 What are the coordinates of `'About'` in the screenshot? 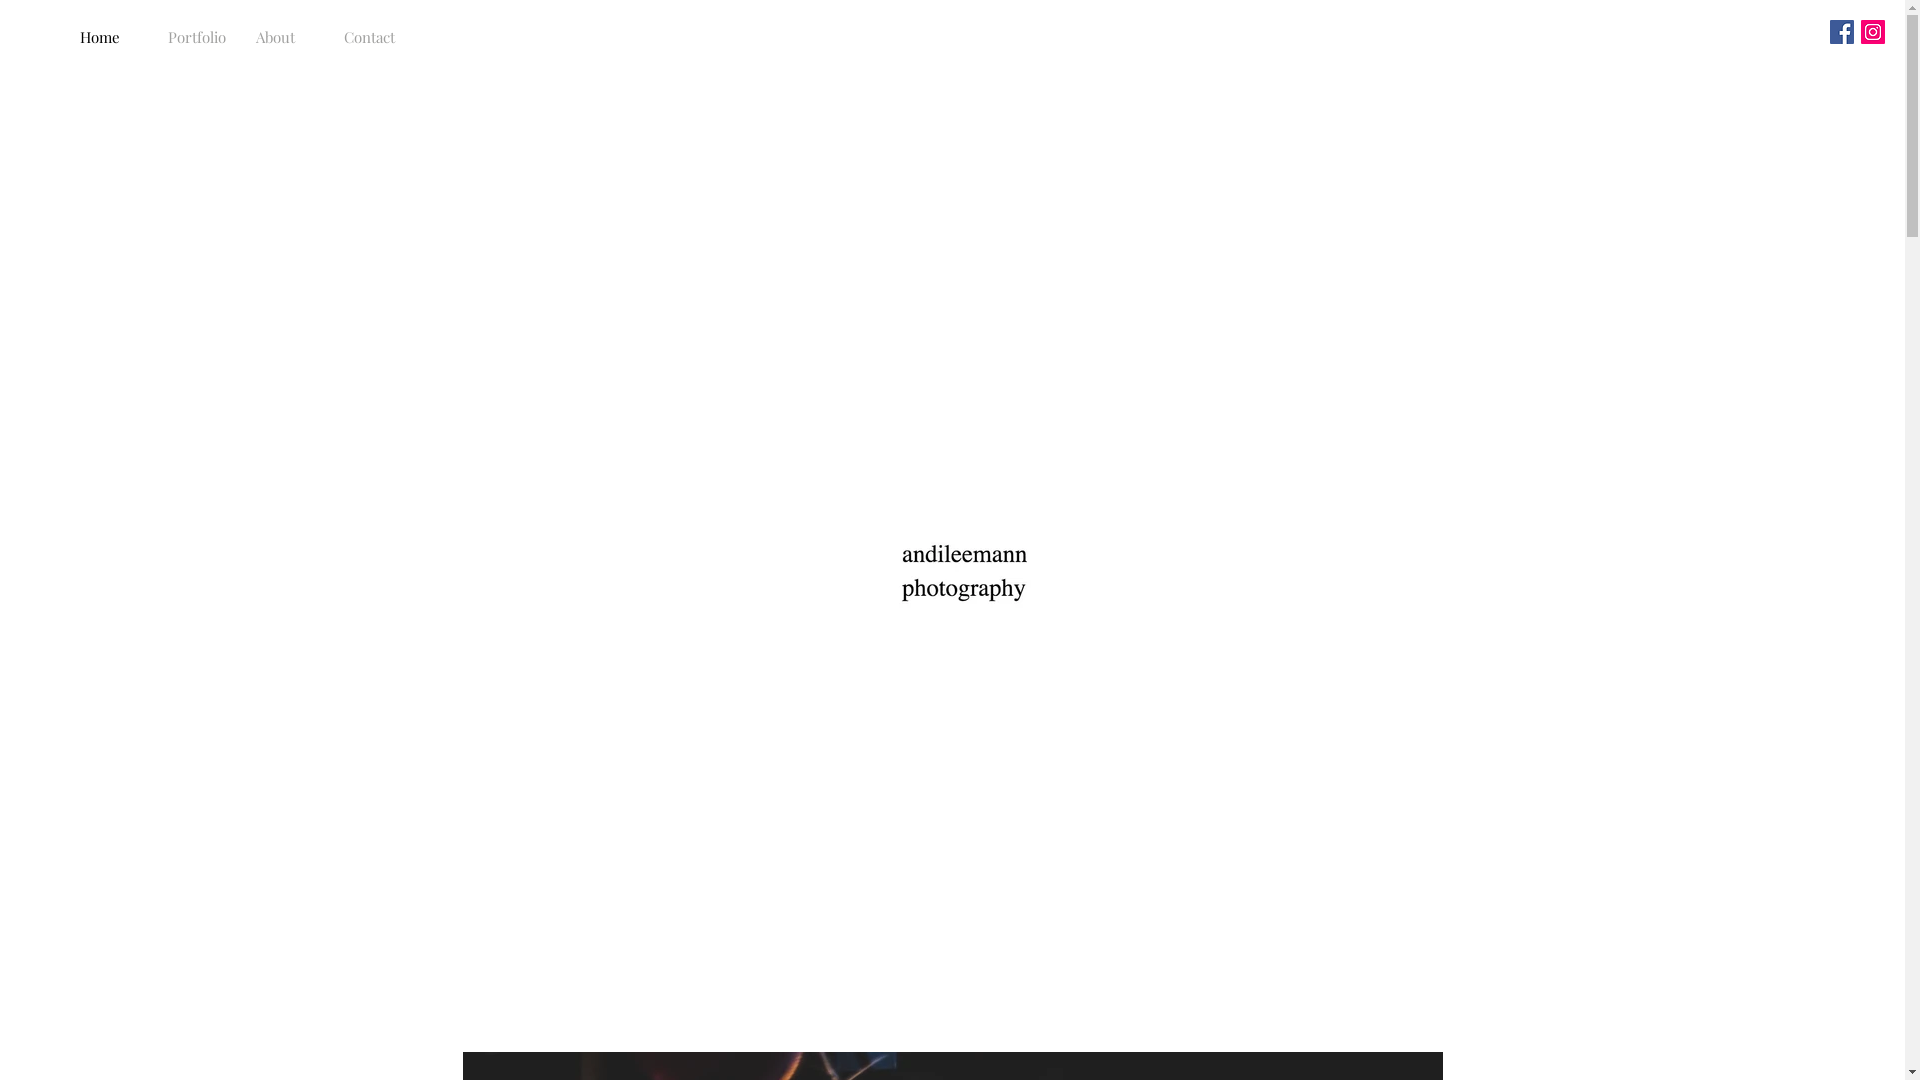 It's located at (283, 37).